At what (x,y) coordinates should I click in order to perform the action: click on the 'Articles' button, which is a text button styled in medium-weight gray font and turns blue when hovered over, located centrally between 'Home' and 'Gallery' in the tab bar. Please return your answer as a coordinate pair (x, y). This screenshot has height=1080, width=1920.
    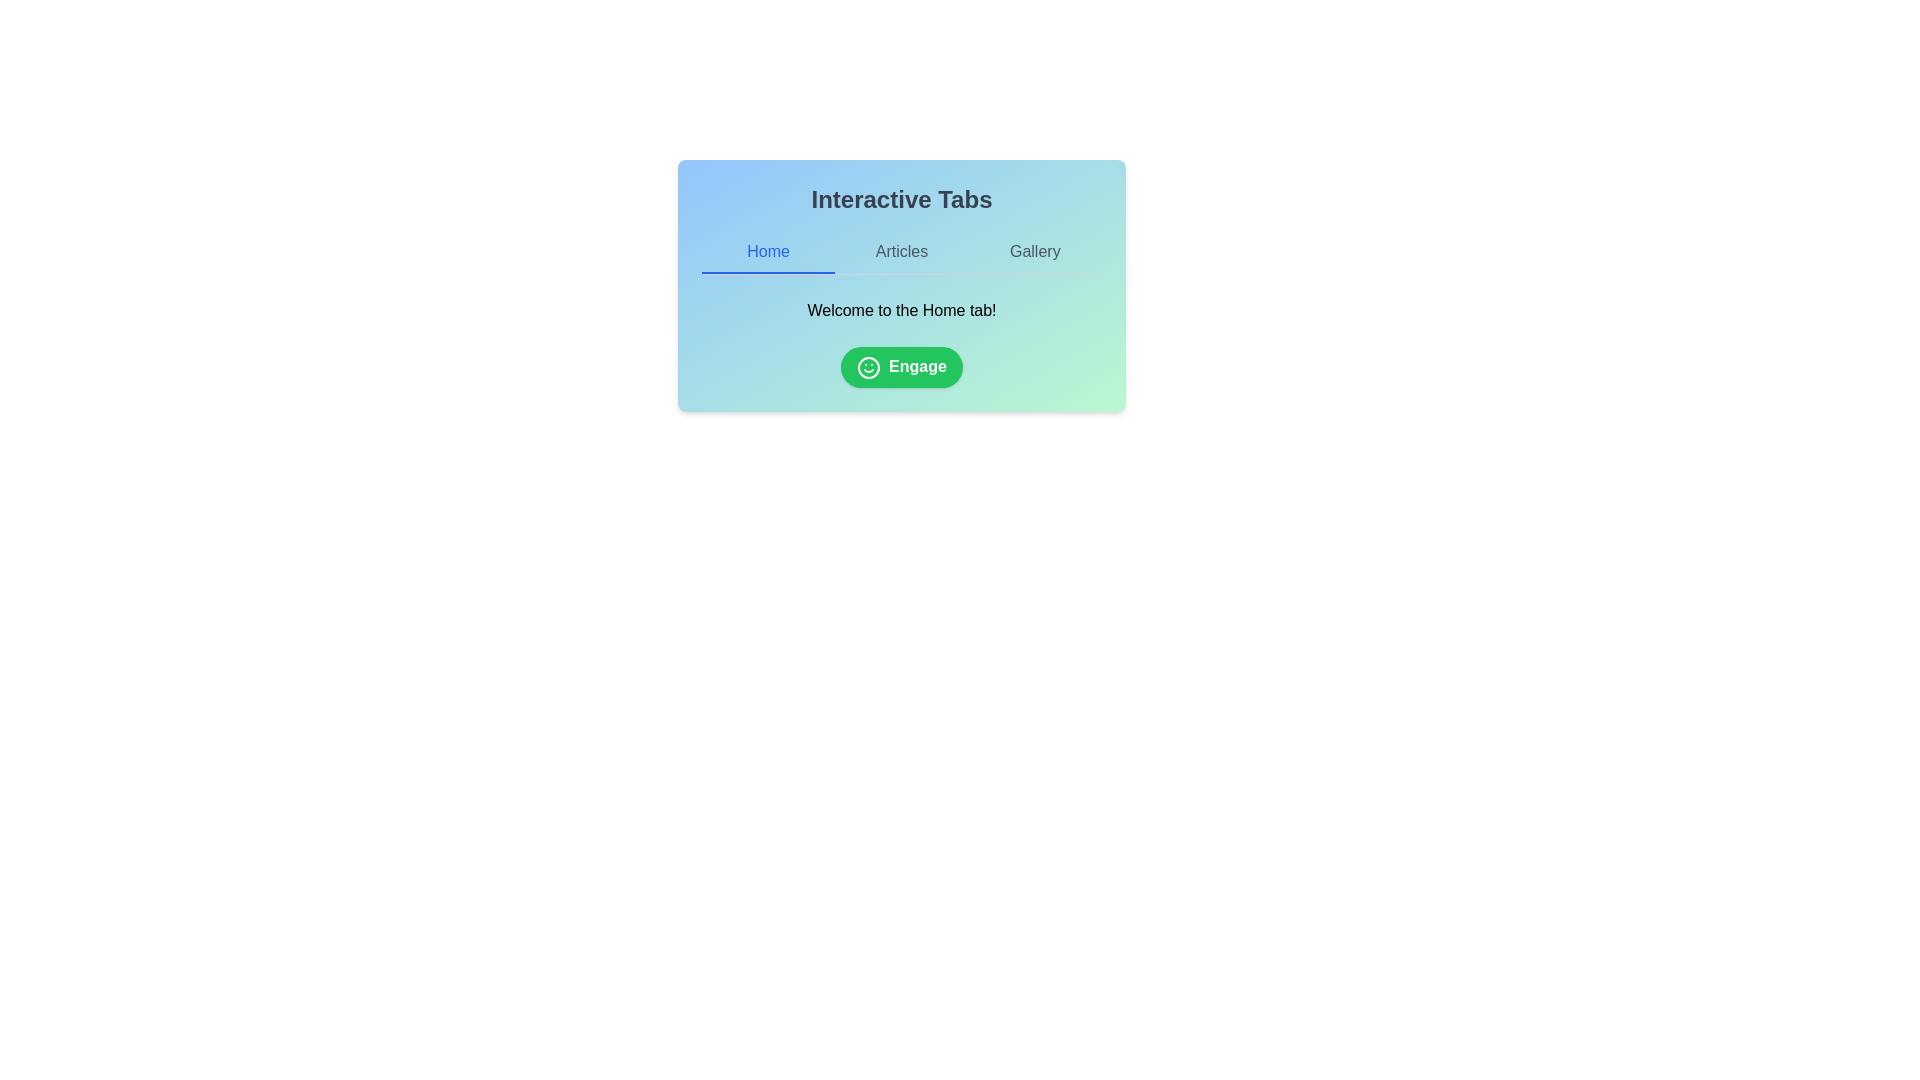
    Looking at the image, I should click on (901, 252).